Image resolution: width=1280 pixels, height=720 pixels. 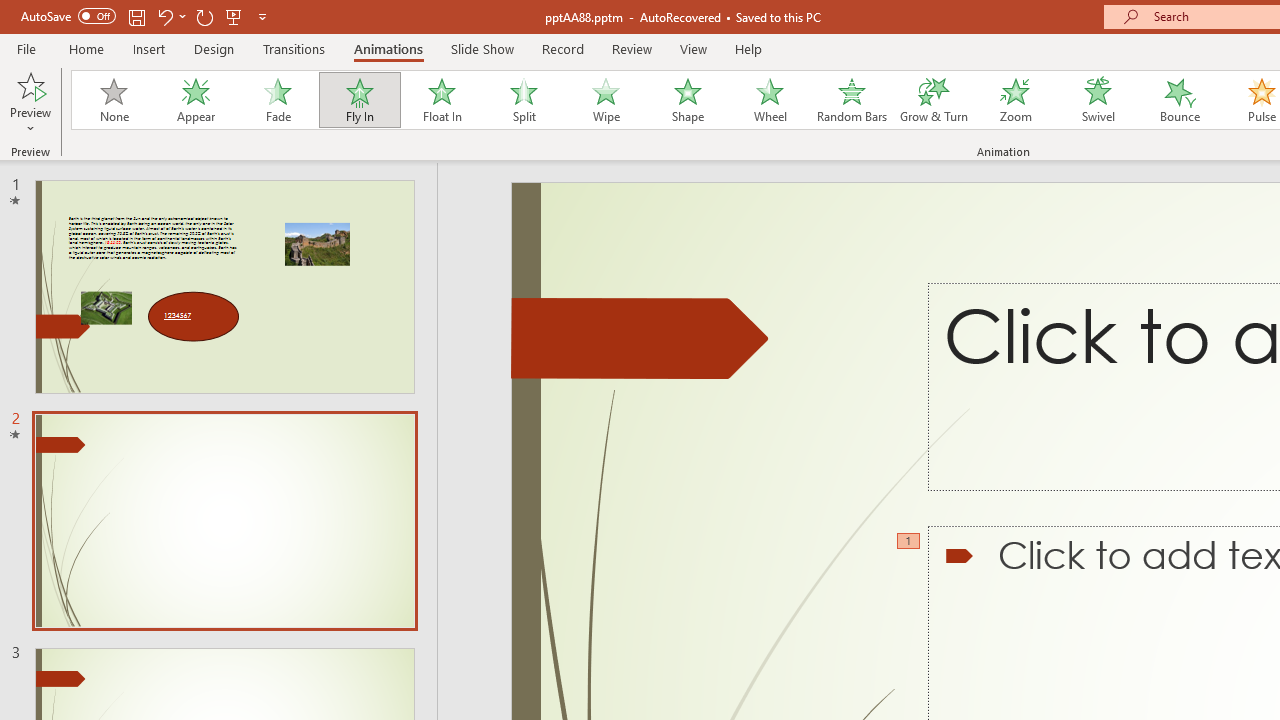 What do you see at coordinates (440, 100) in the screenshot?
I see `'Float In'` at bounding box center [440, 100].